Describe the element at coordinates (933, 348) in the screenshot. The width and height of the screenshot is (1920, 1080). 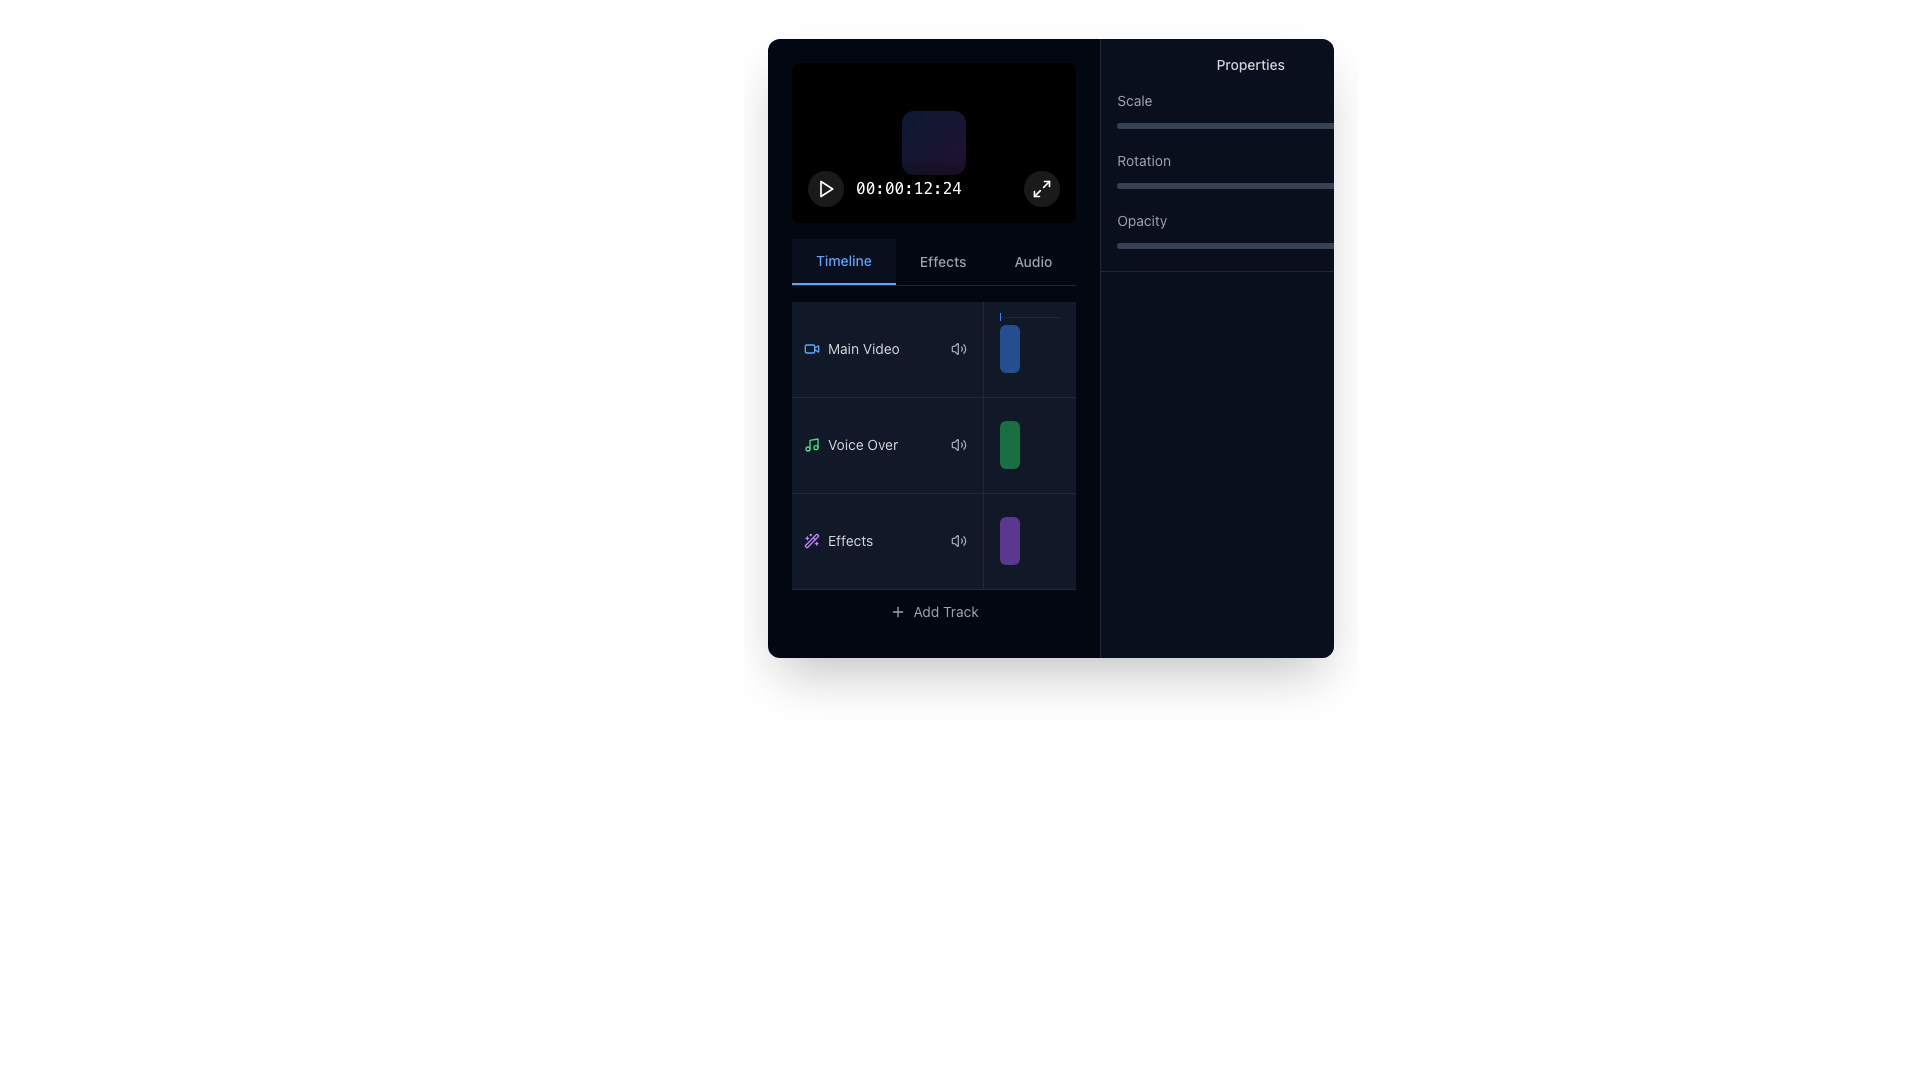
I see `the 'Main Video' structured list item located under the 'Timeline' section` at that location.